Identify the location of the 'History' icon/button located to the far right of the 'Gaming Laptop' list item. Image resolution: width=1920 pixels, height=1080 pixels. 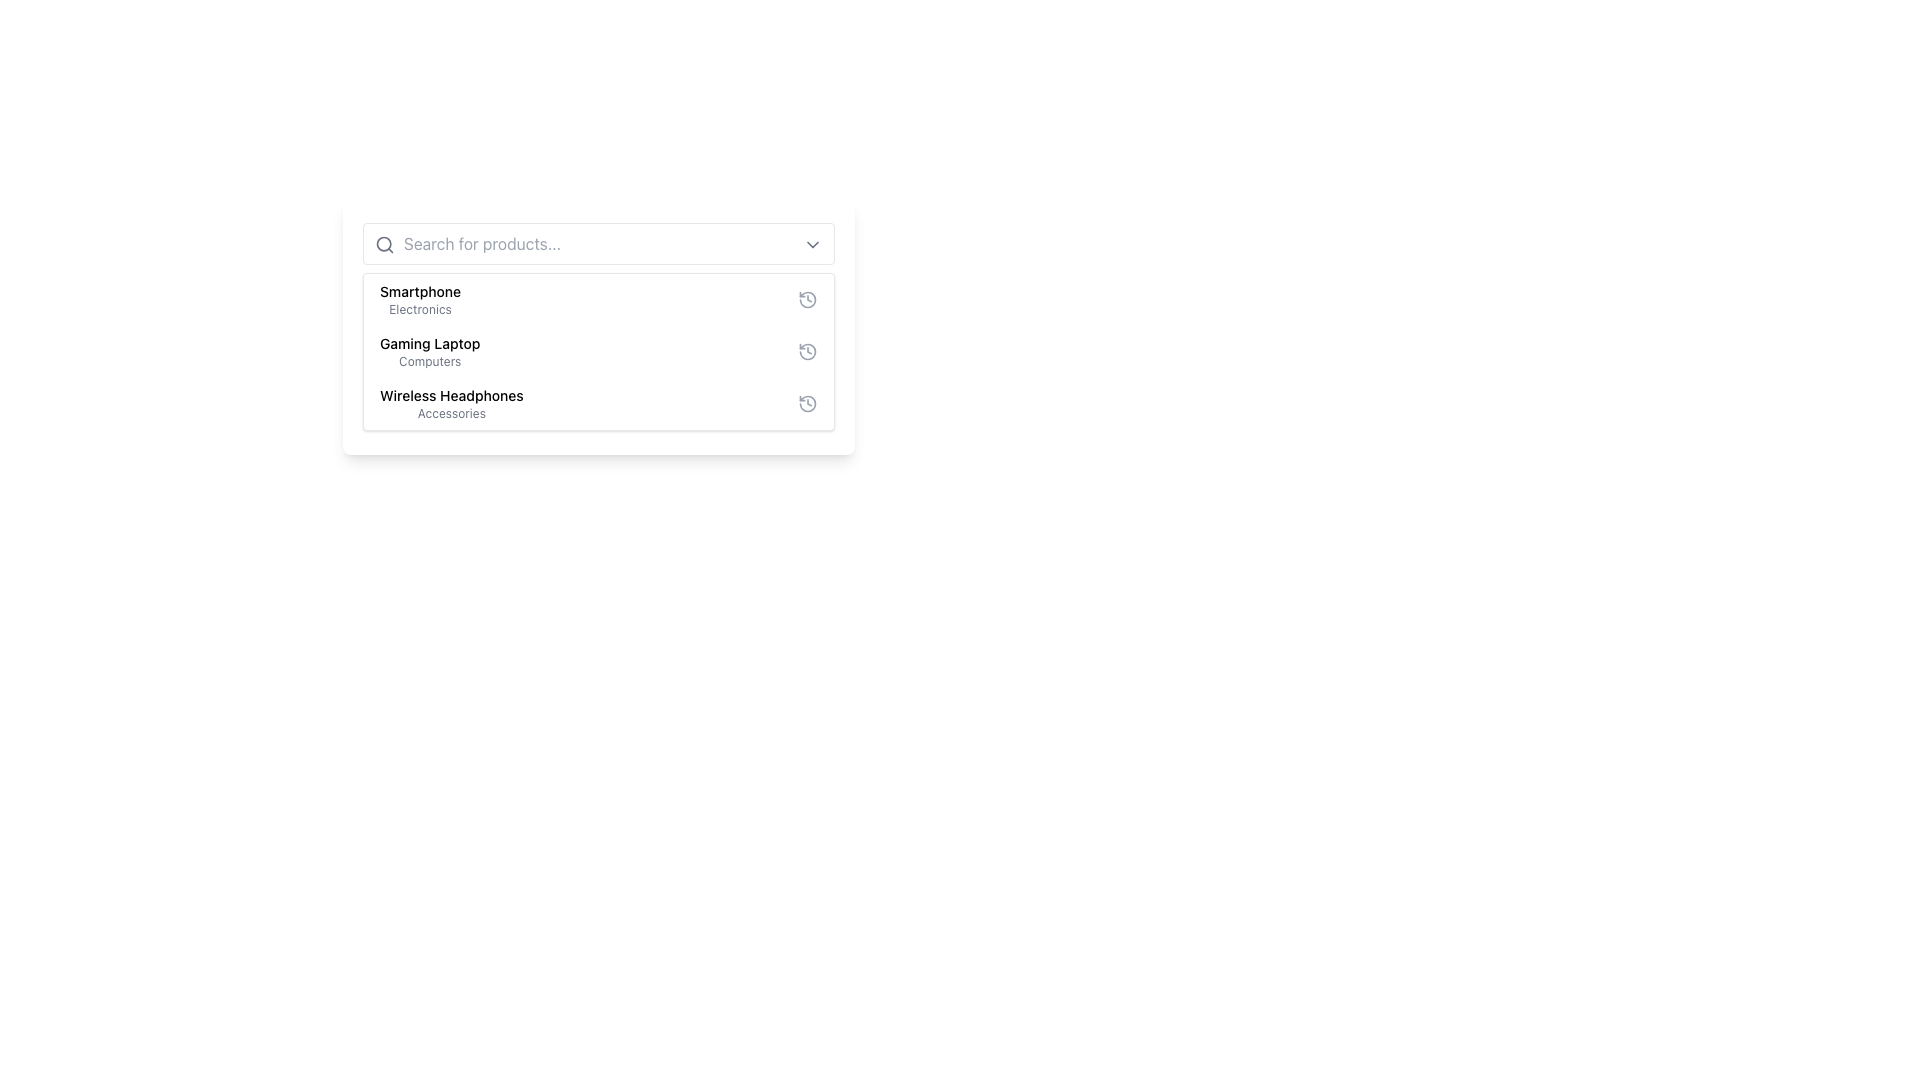
(807, 350).